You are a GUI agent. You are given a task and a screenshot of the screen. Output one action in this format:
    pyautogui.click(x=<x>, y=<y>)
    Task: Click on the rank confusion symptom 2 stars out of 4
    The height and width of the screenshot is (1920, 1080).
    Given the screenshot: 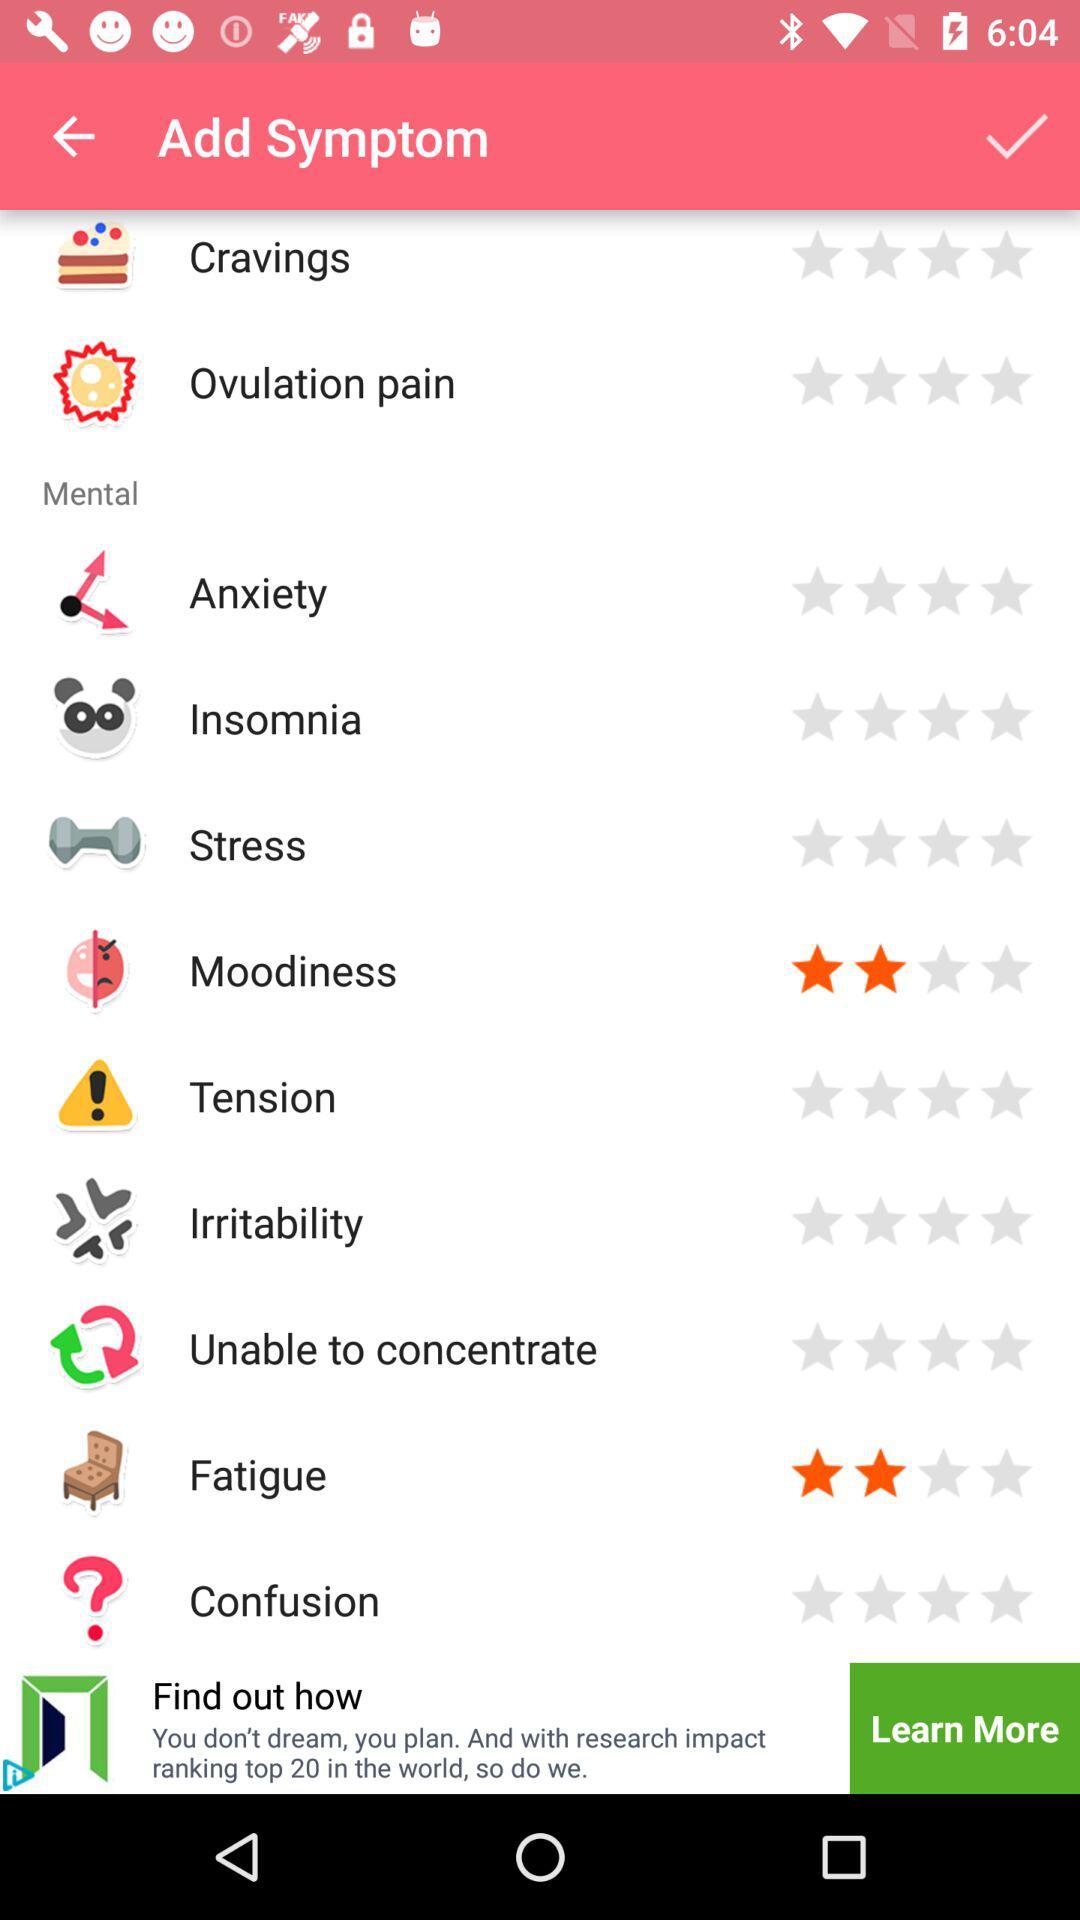 What is the action you would take?
    pyautogui.click(x=879, y=1598)
    